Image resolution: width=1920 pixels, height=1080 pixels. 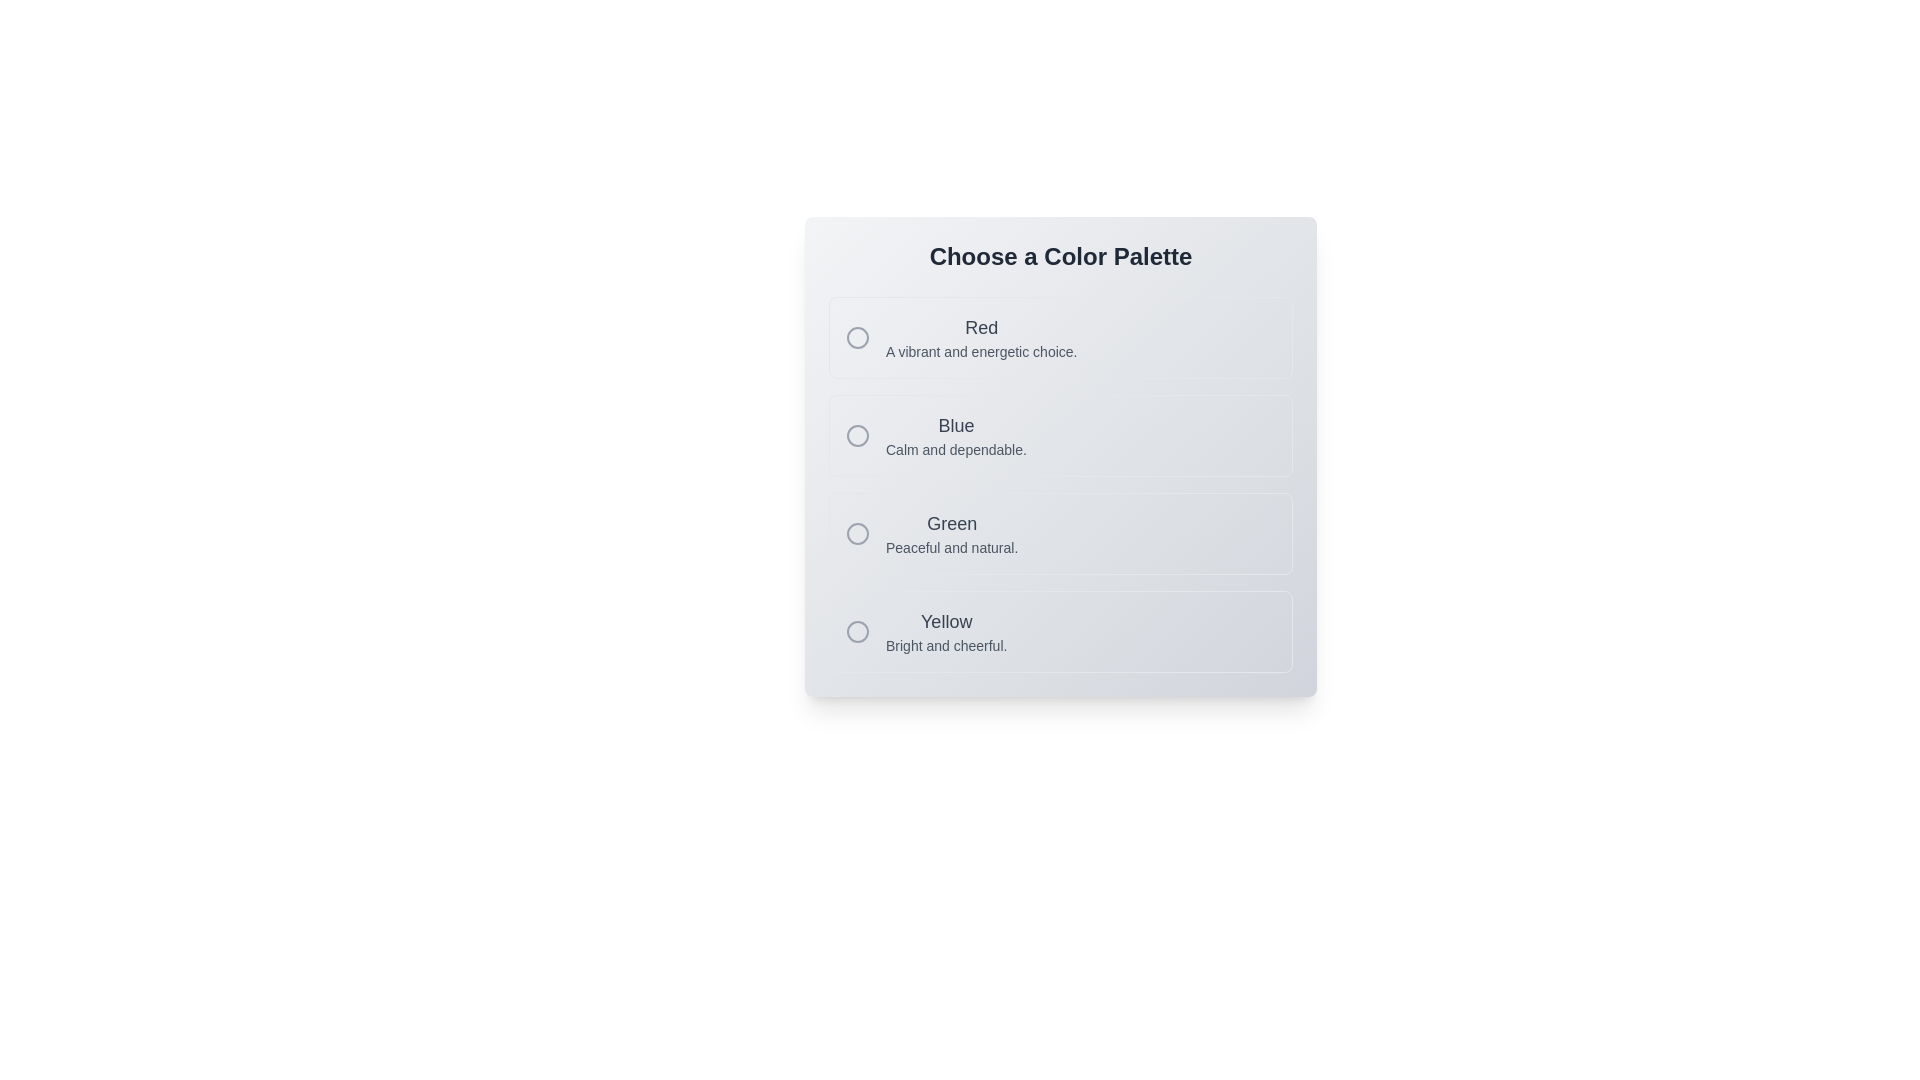 What do you see at coordinates (858, 337) in the screenshot?
I see `the radio button for the 'Red' color palette option, which is the first element in a vertical list of color choices` at bounding box center [858, 337].